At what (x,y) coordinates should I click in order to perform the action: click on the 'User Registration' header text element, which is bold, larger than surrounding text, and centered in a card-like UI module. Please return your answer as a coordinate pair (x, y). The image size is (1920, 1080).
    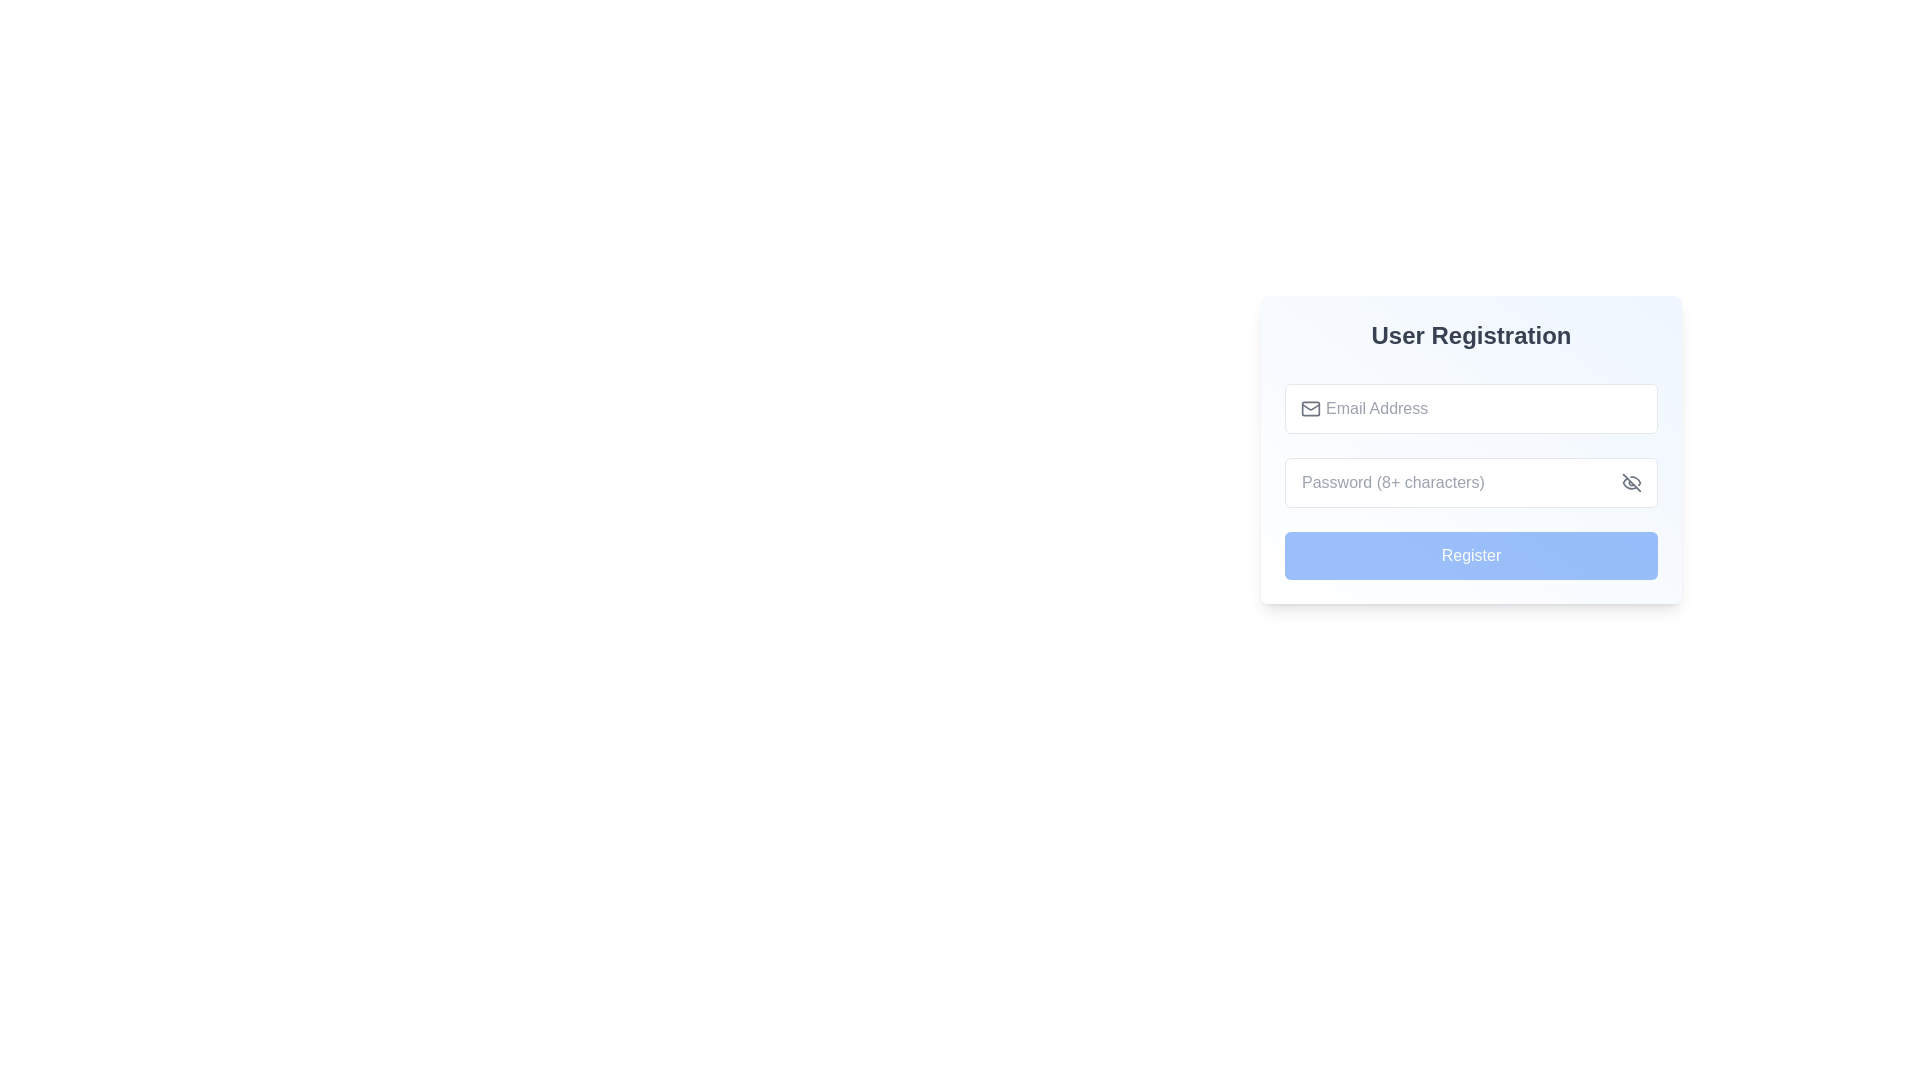
    Looking at the image, I should click on (1471, 334).